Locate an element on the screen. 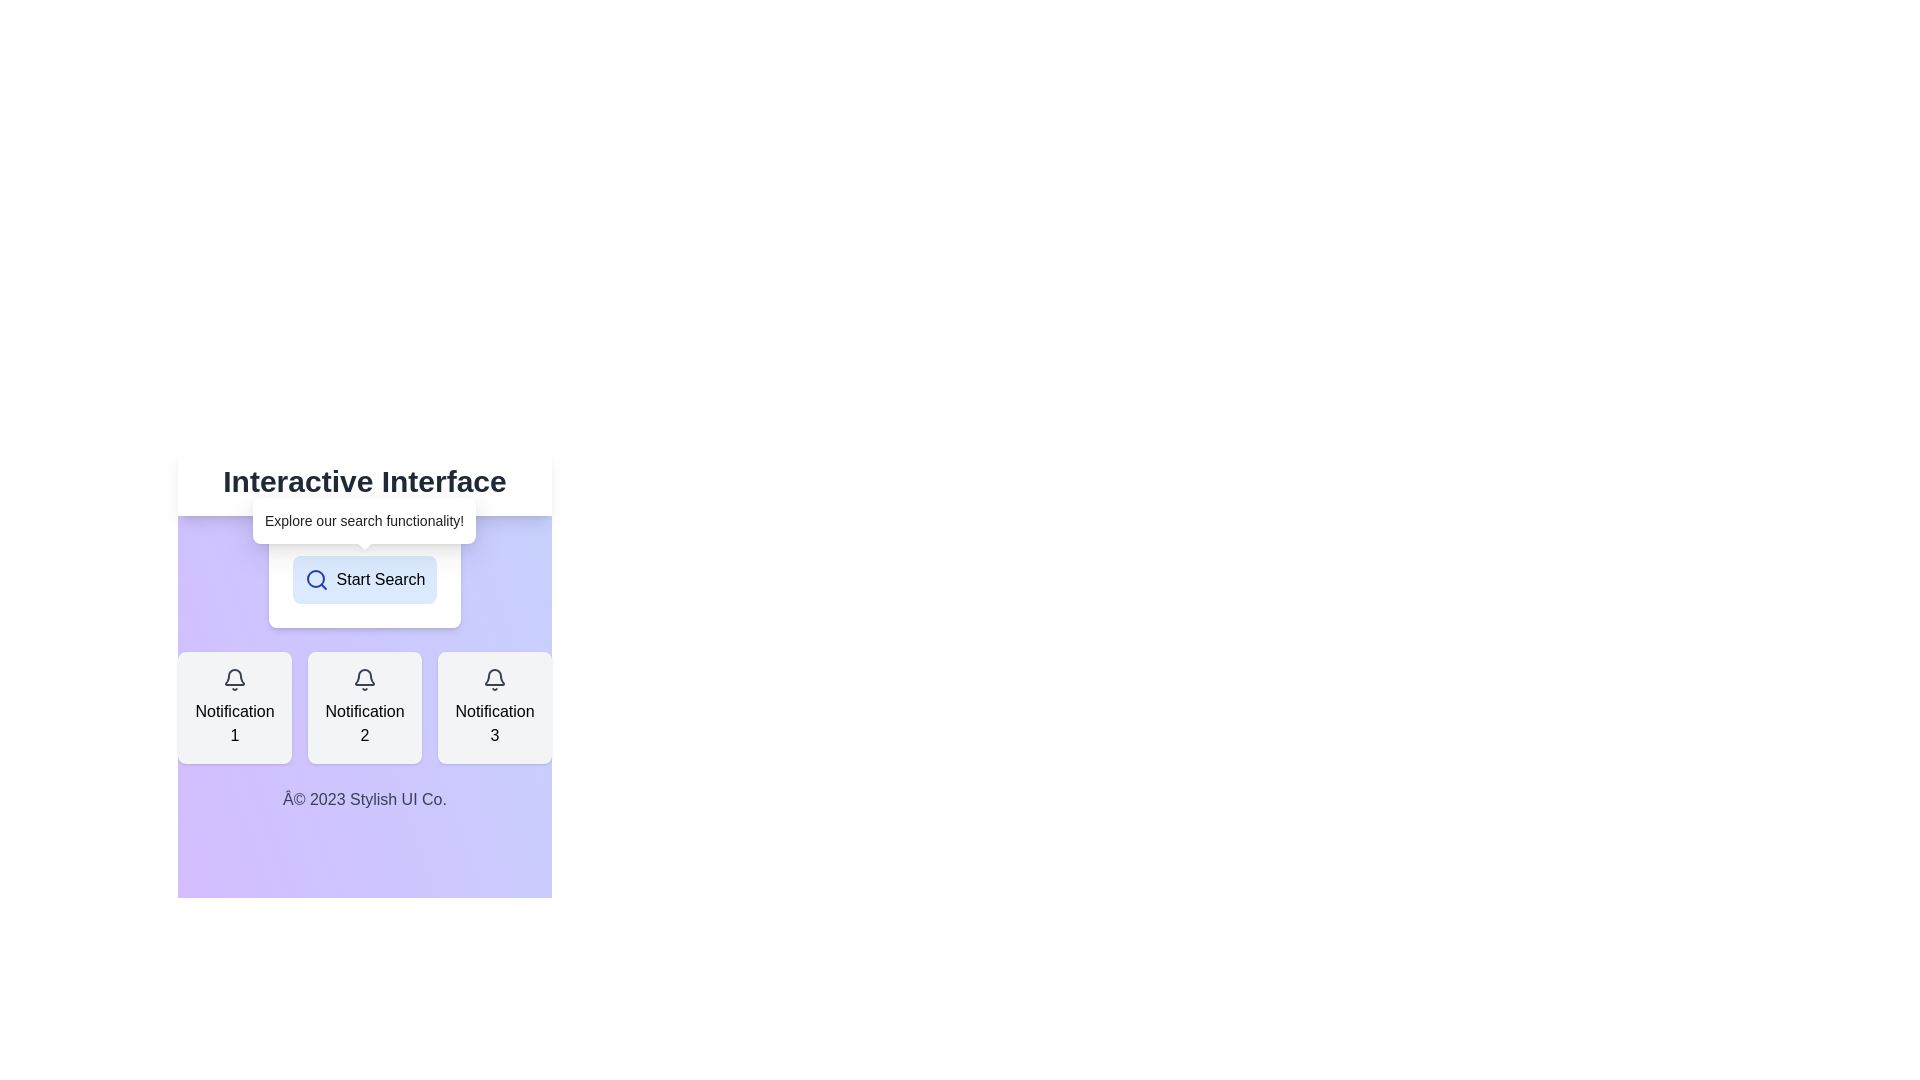 The height and width of the screenshot is (1080, 1920). the interactive button with a blue background and the text 'Start Search' is located at coordinates (364, 579).